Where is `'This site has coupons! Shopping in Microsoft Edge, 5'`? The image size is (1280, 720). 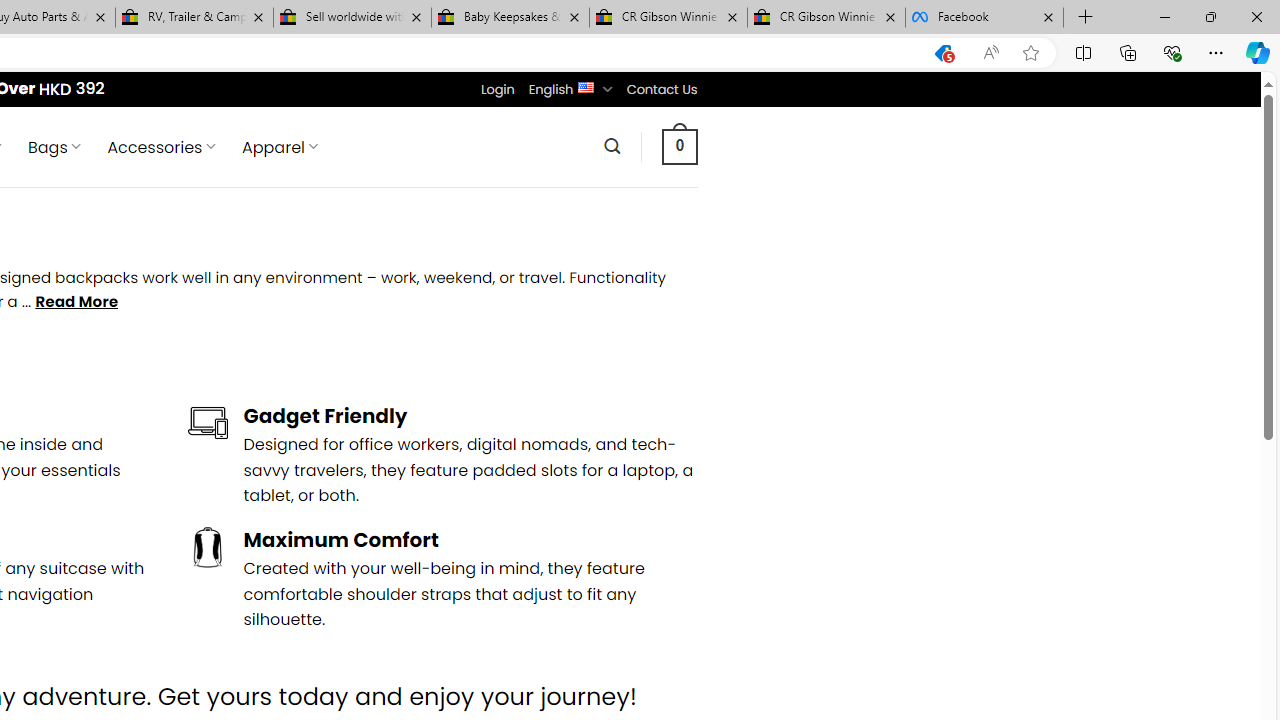
'This site has coupons! Shopping in Microsoft Edge, 5' is located at coordinates (942, 52).